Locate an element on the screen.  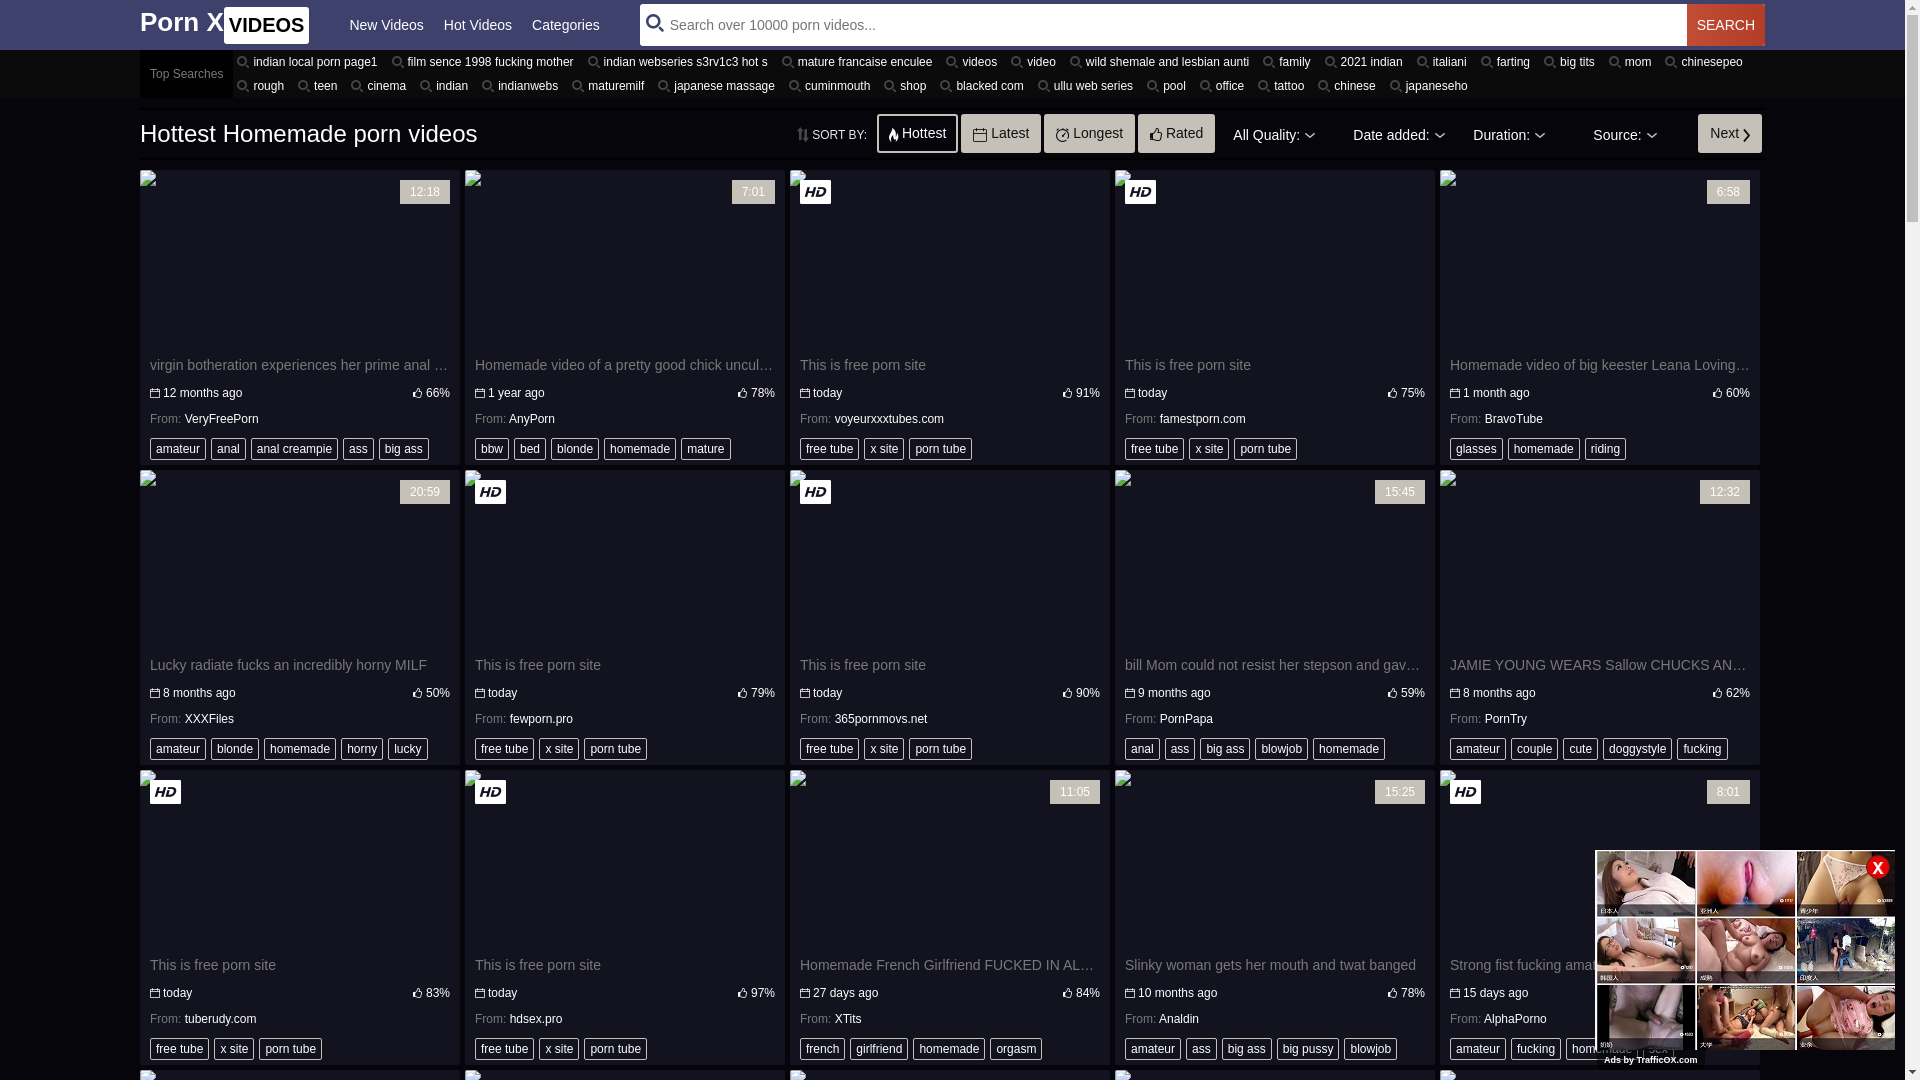
'Latest' is located at coordinates (1001, 132).